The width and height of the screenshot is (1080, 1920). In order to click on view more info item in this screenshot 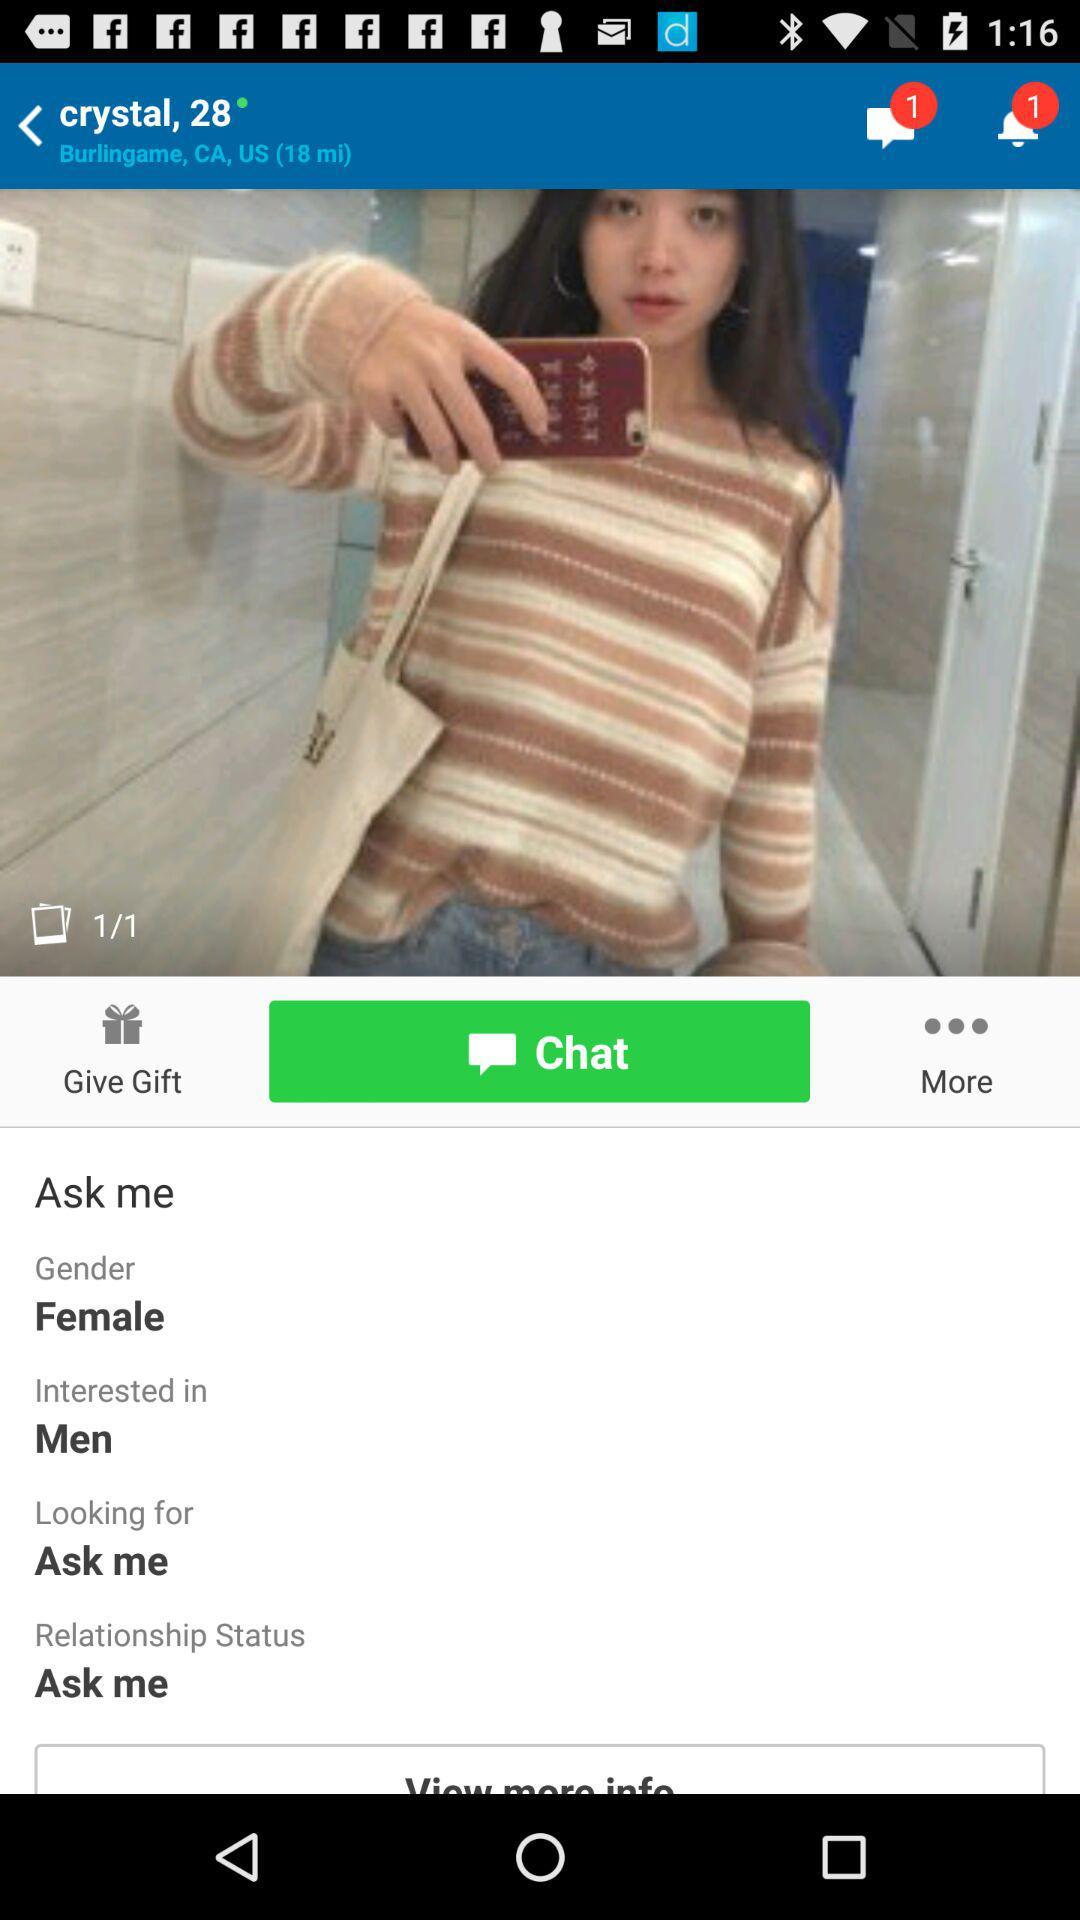, I will do `click(540, 1768)`.